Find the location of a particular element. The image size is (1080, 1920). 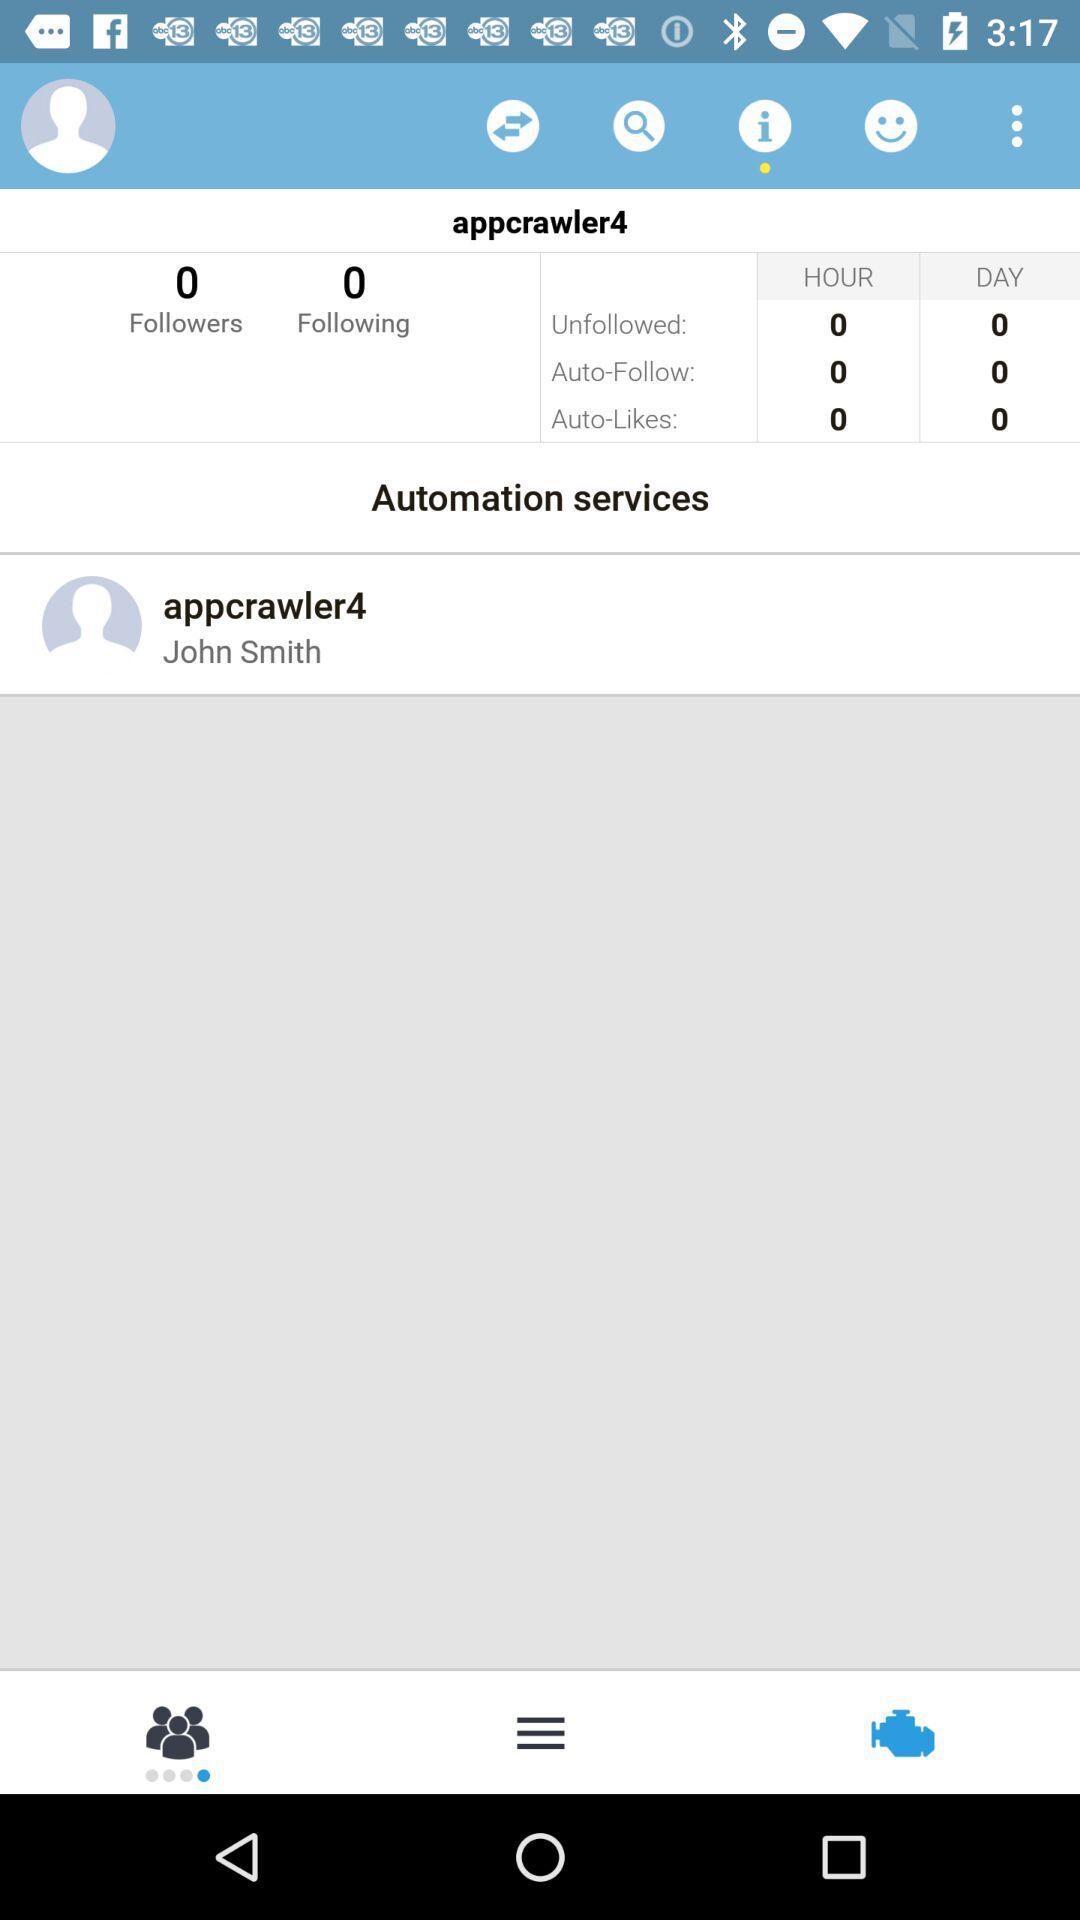

search is located at coordinates (639, 124).